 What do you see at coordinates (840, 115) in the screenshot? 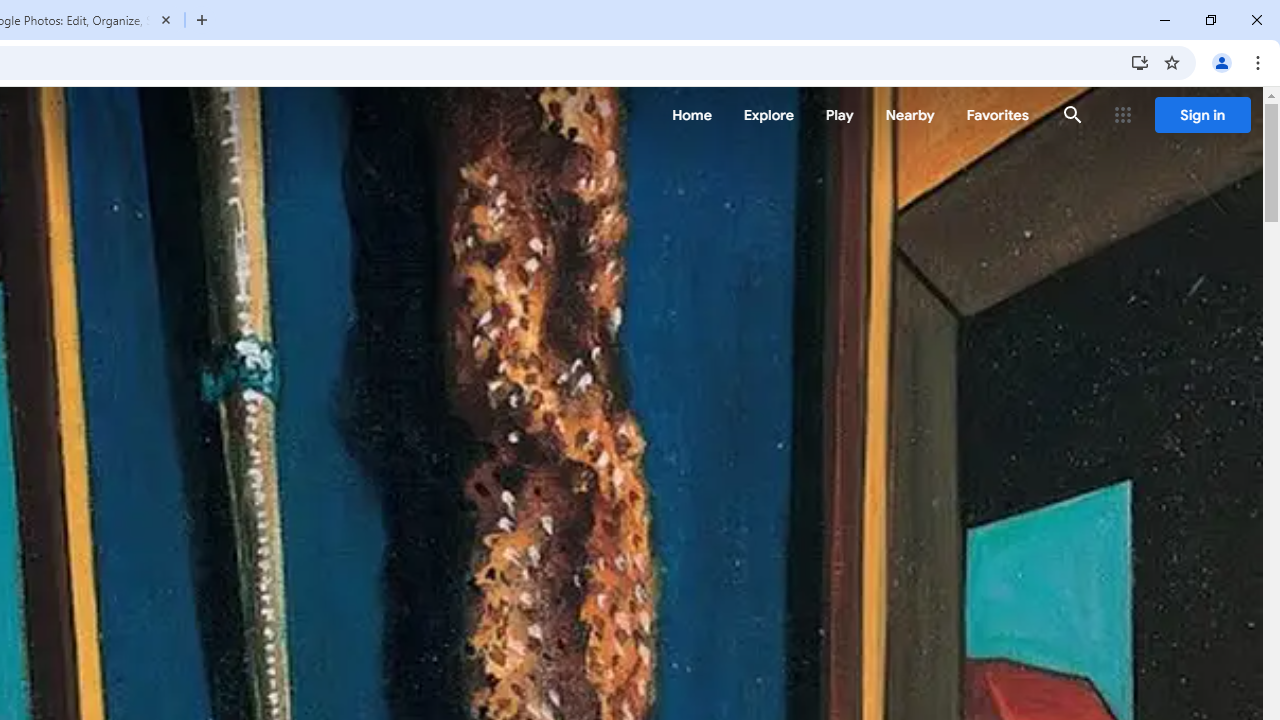
I see `'Play'` at bounding box center [840, 115].